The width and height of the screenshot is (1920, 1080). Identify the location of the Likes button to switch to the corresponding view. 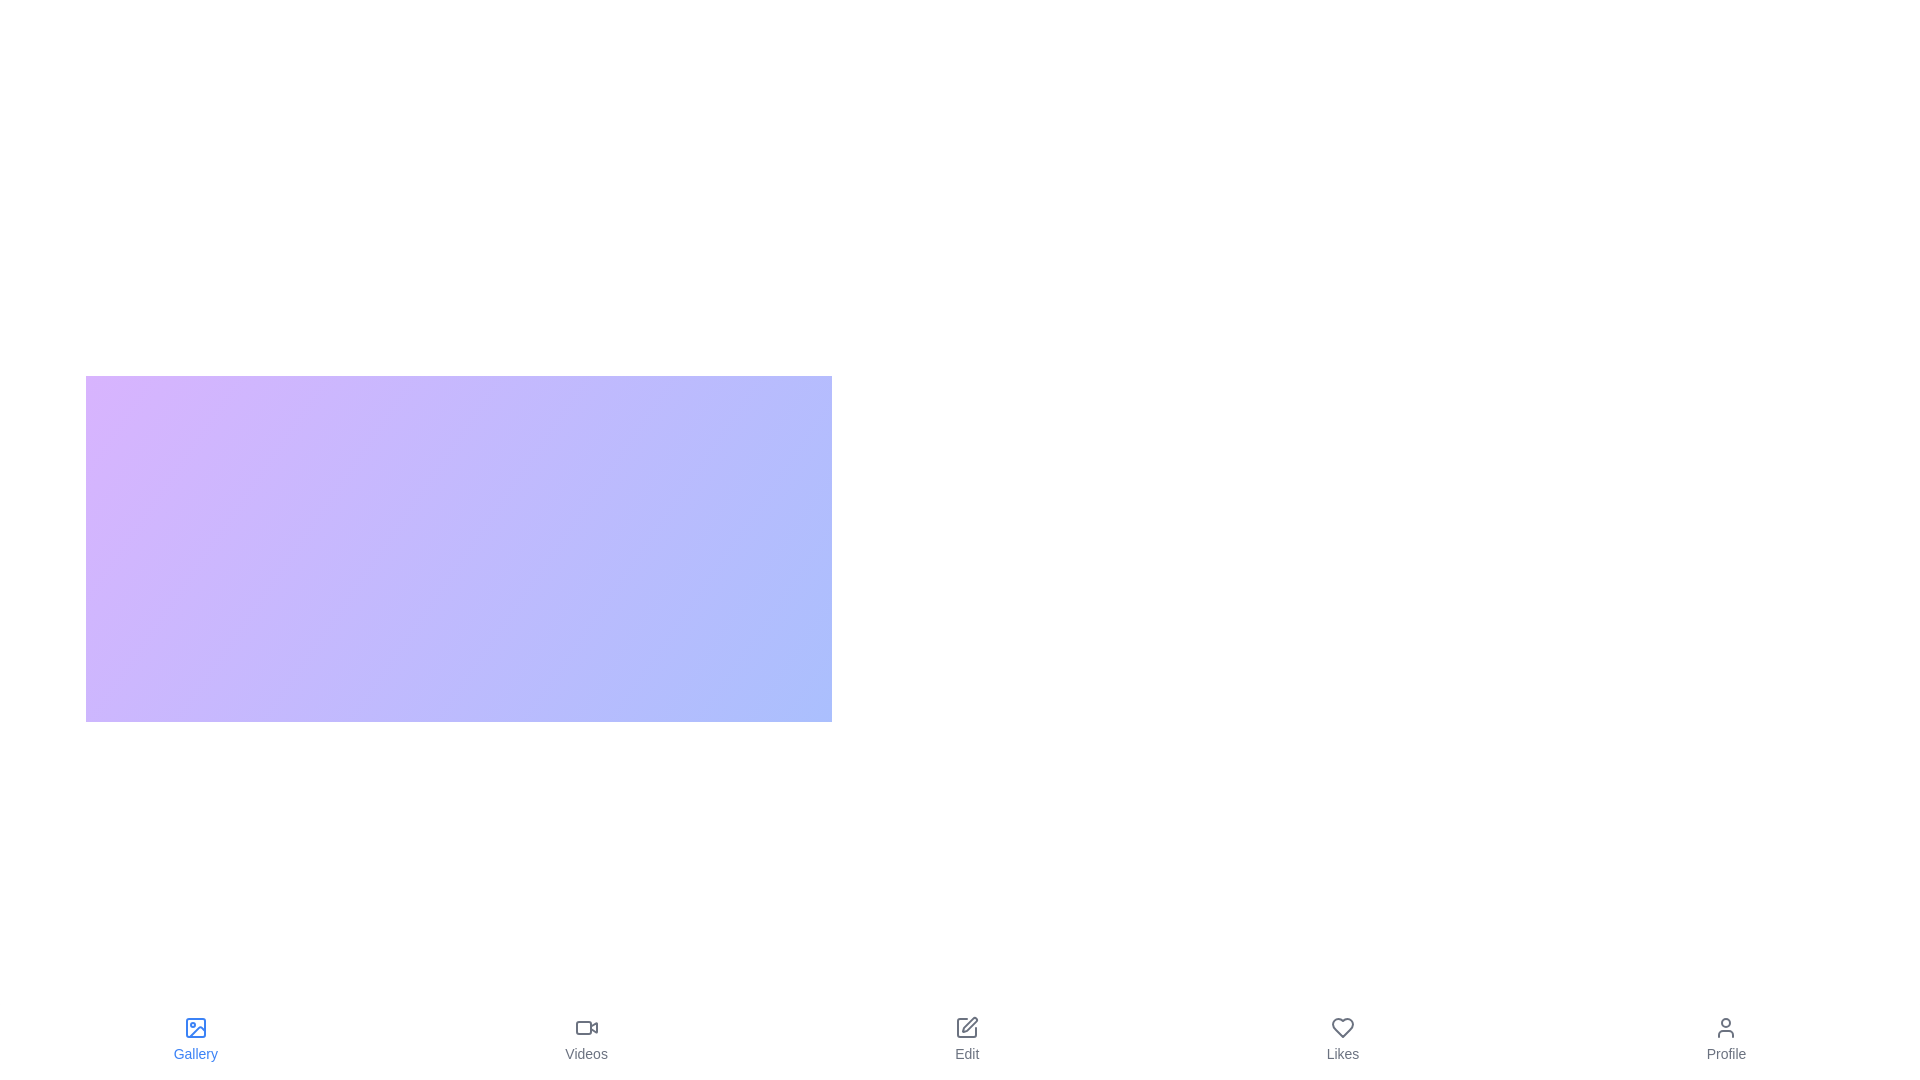
(1342, 1039).